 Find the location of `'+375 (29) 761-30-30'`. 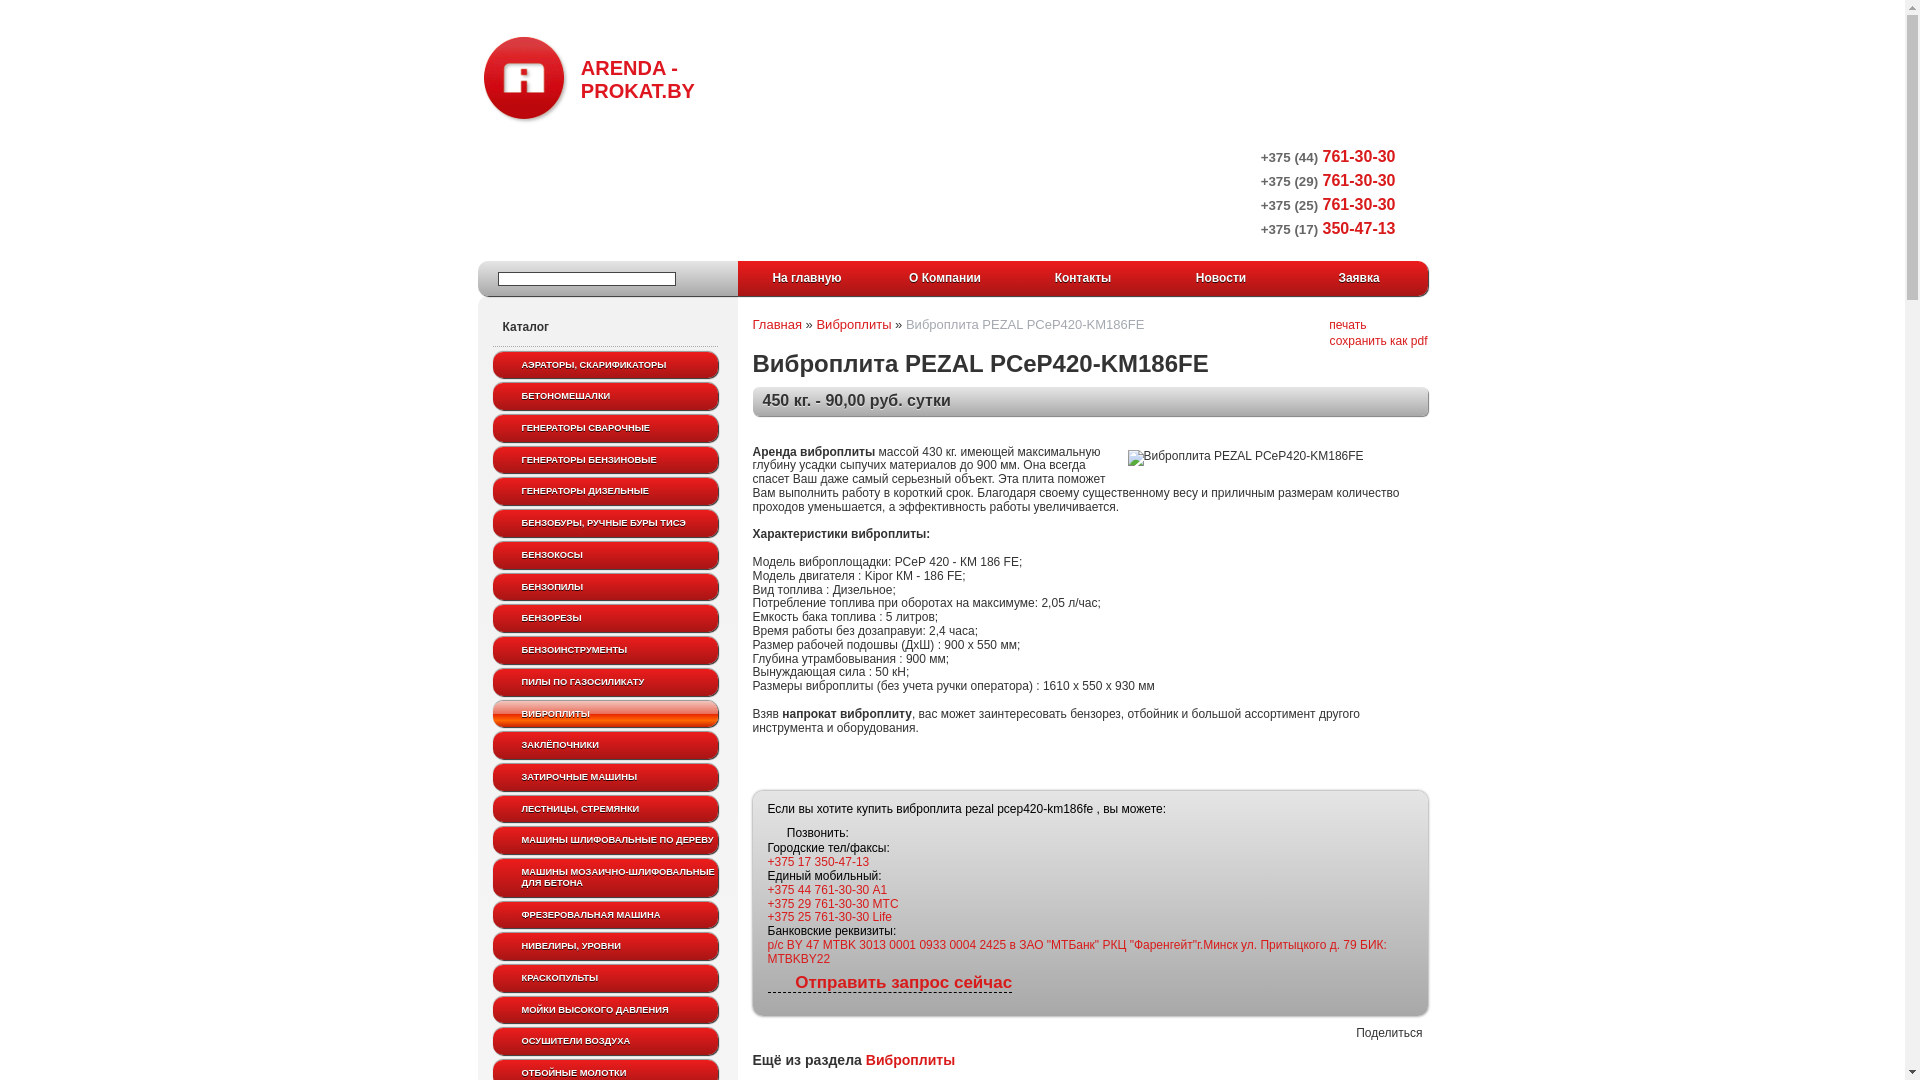

'+375 (29) 761-30-30' is located at coordinates (1260, 180).